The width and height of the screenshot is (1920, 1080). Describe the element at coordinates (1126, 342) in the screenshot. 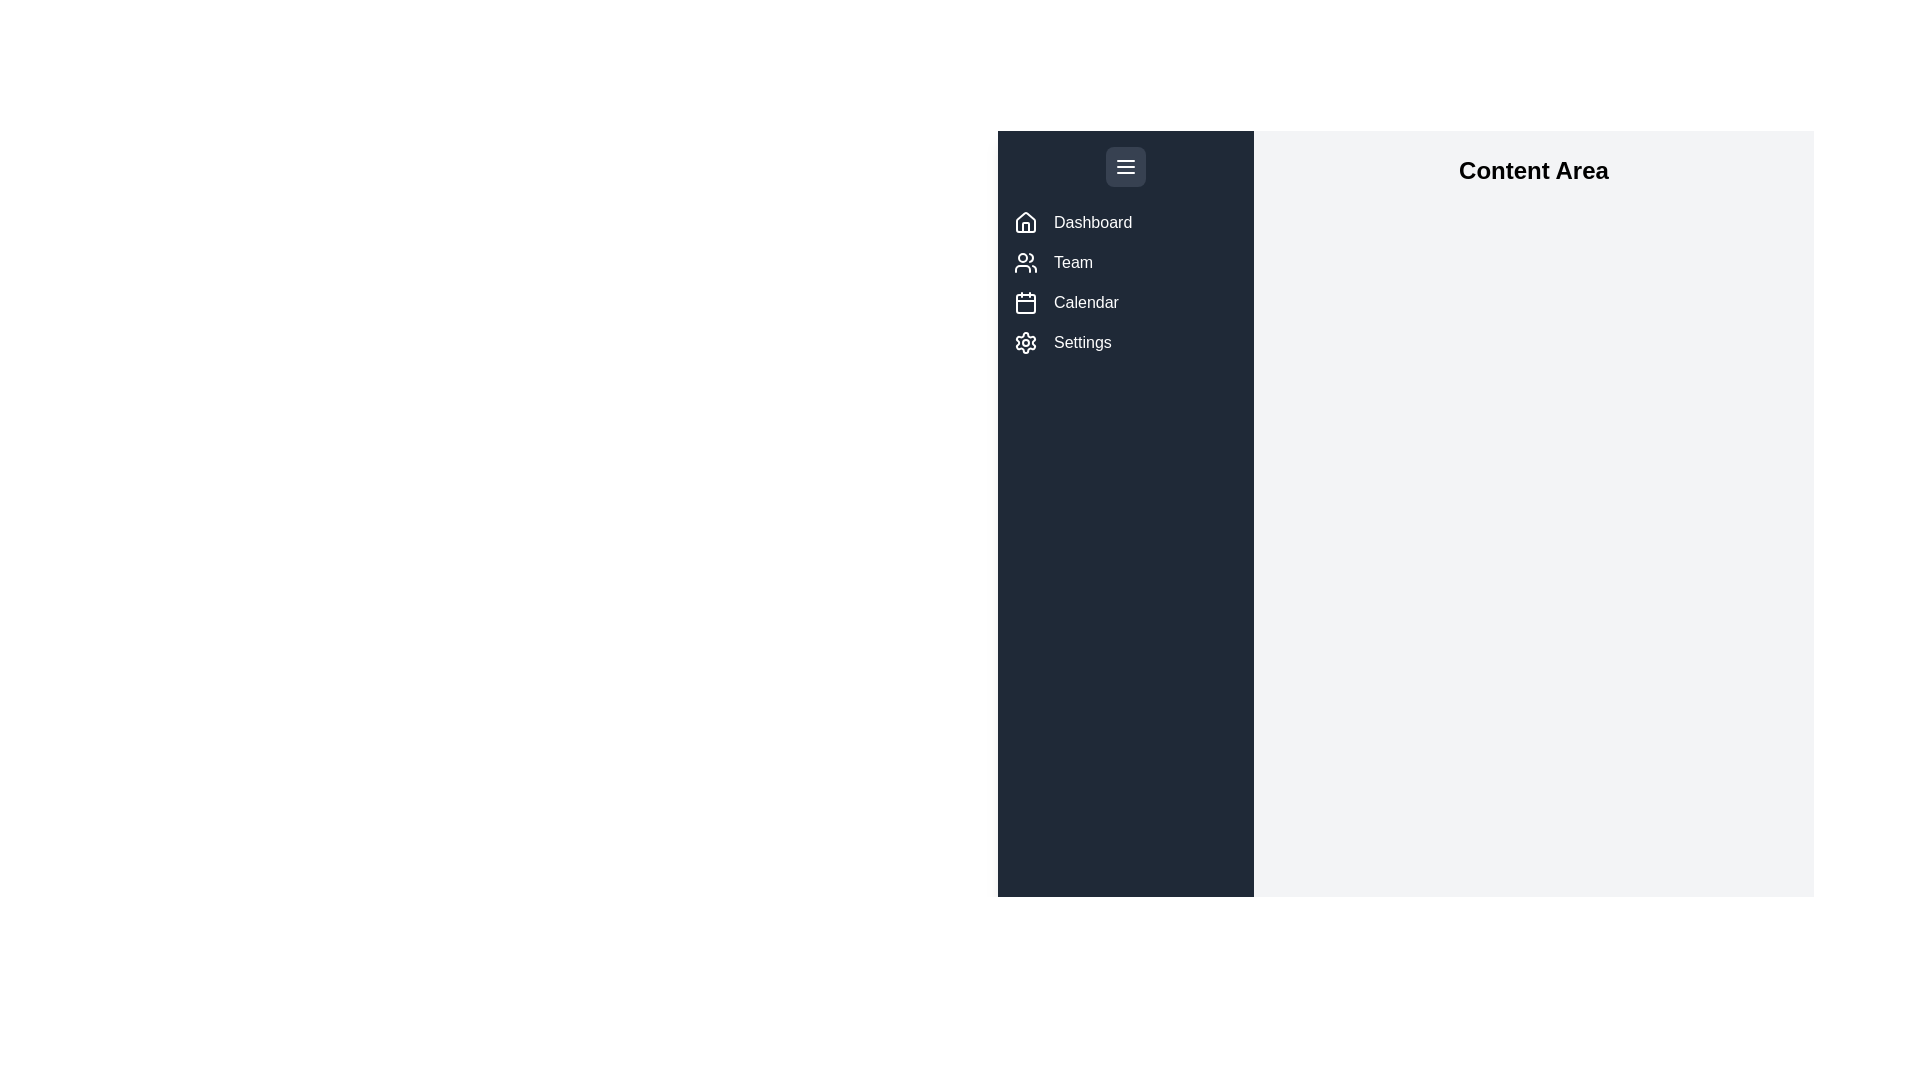

I see `the 'Settings' menu item to navigate to the settings` at that location.